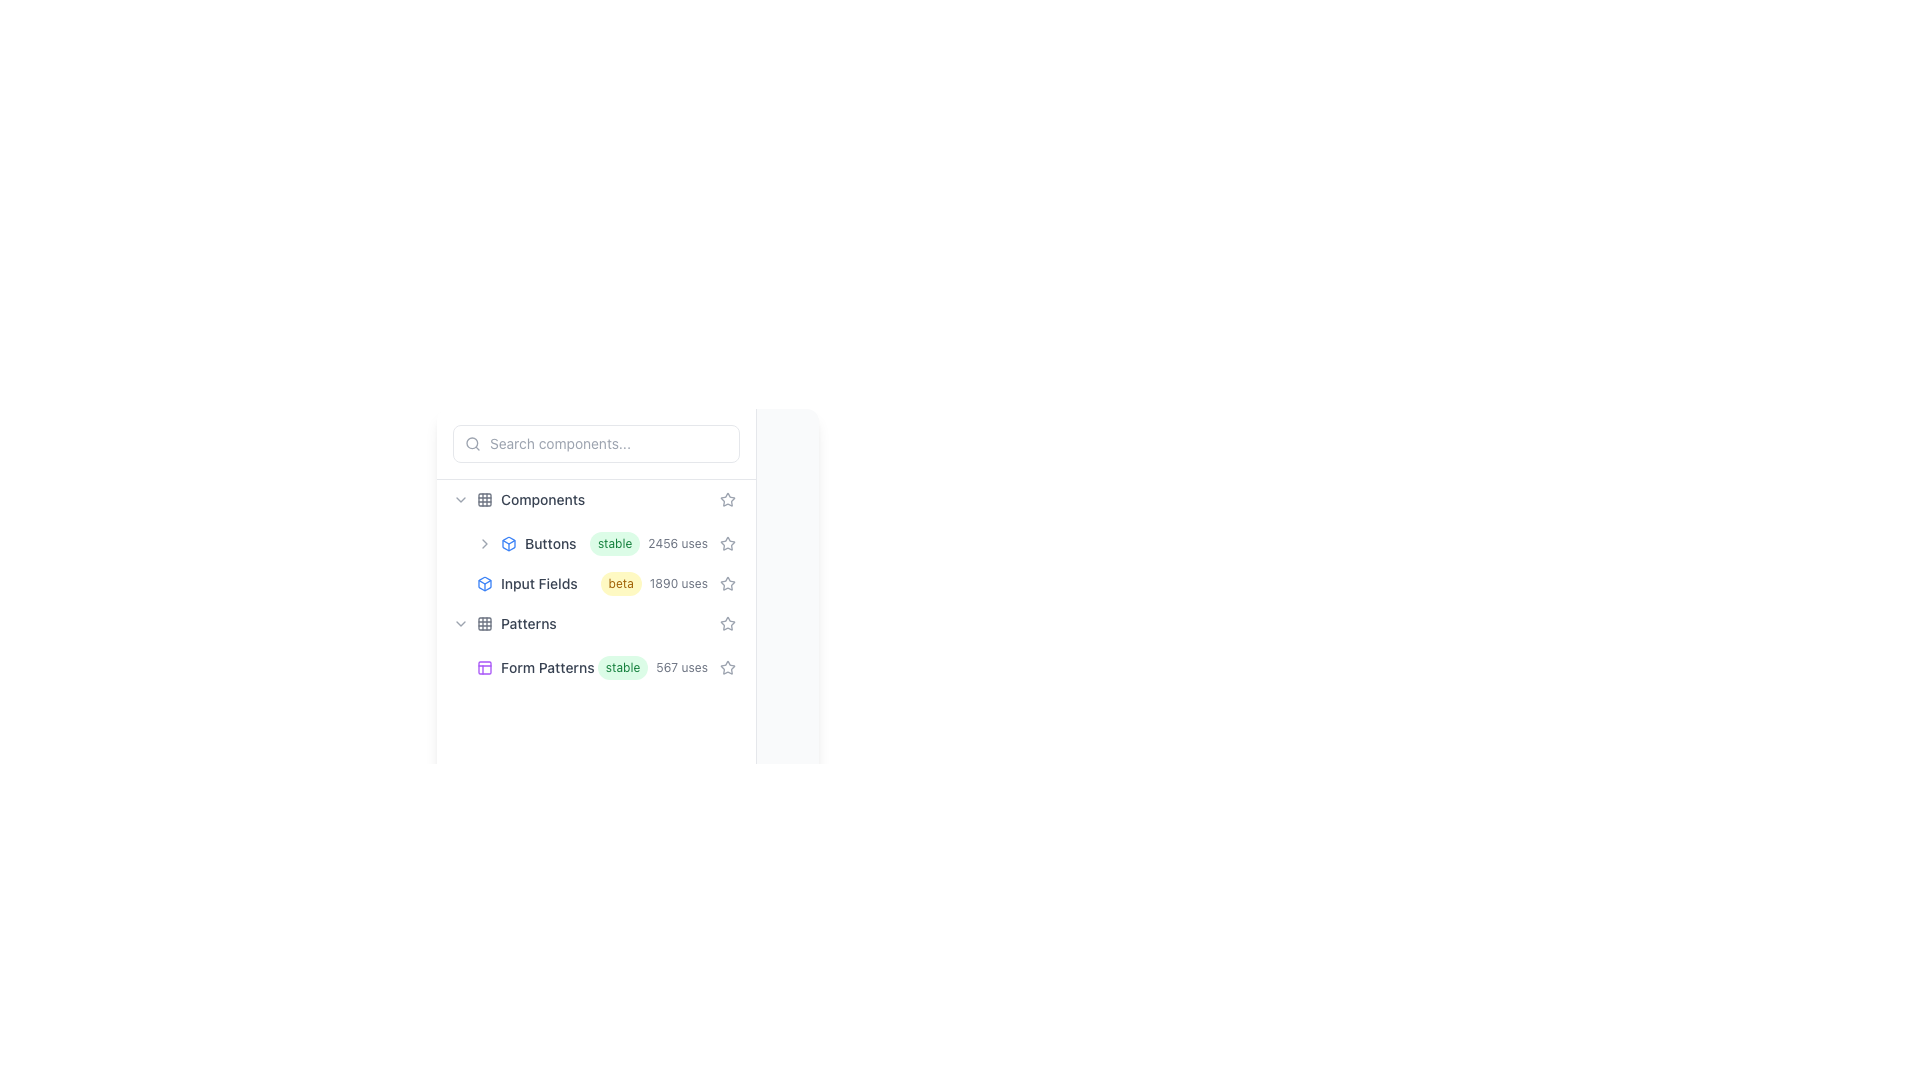 The height and width of the screenshot is (1080, 1920). Describe the element at coordinates (547, 667) in the screenshot. I see `the 'Form Patterns' text label` at that location.